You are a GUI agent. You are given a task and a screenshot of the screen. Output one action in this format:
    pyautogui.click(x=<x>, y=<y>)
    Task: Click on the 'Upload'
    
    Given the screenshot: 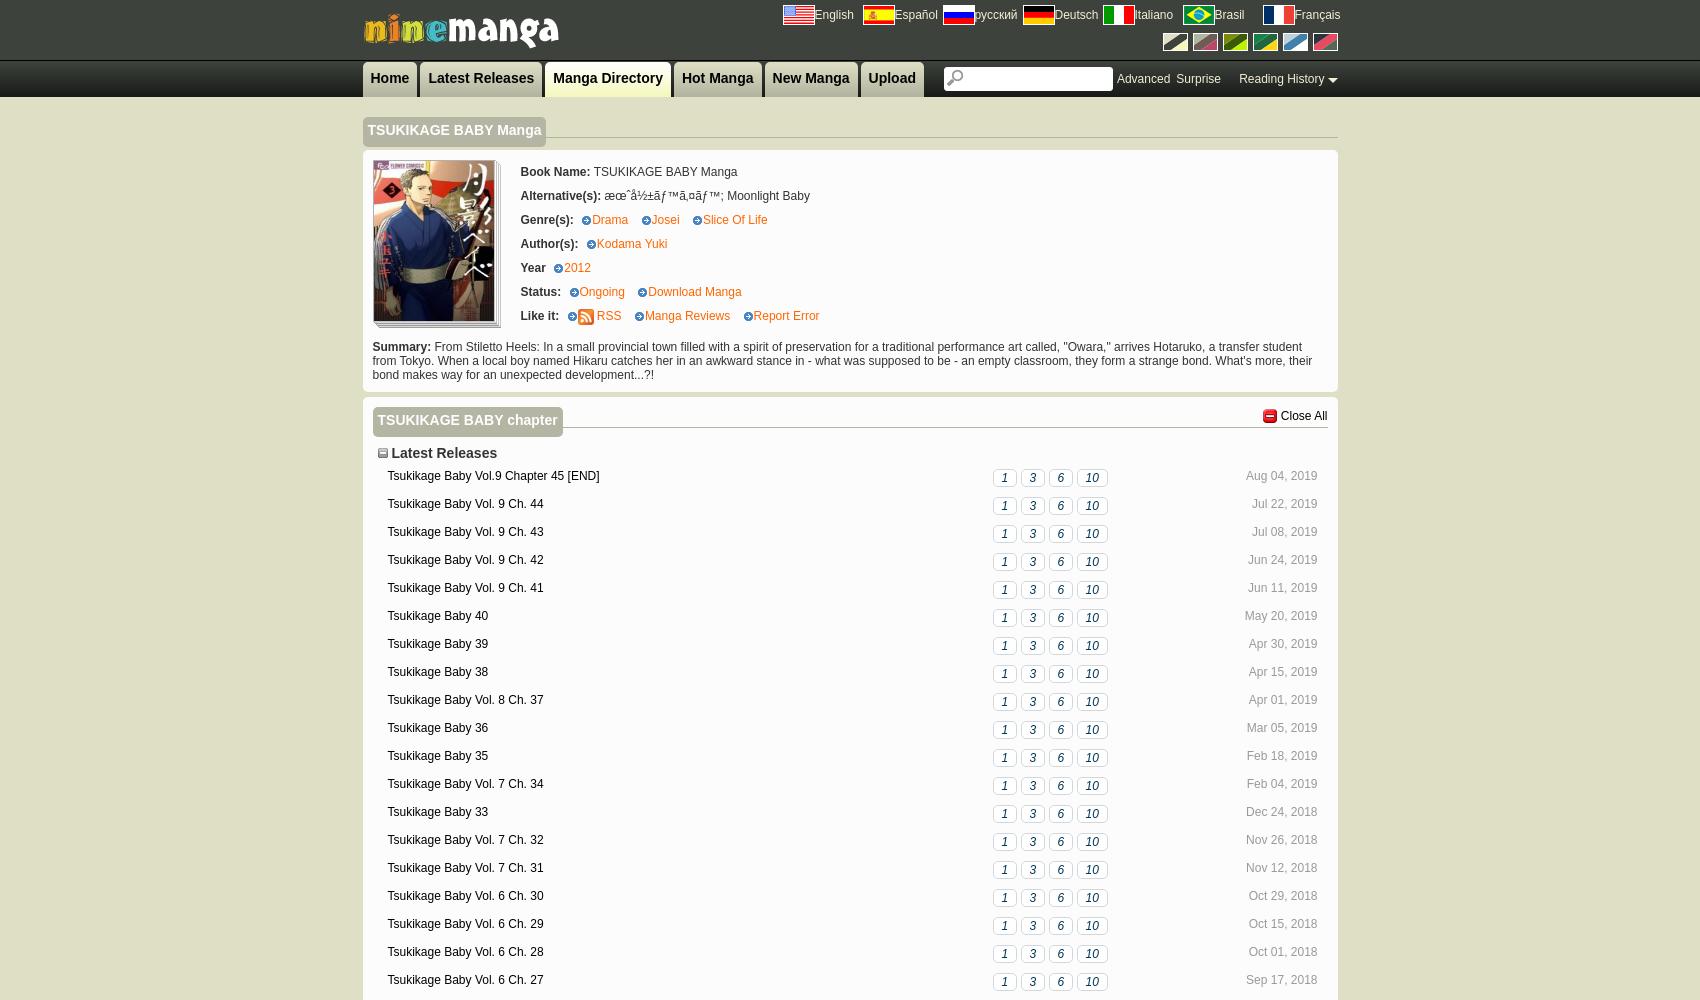 What is the action you would take?
    pyautogui.click(x=868, y=77)
    